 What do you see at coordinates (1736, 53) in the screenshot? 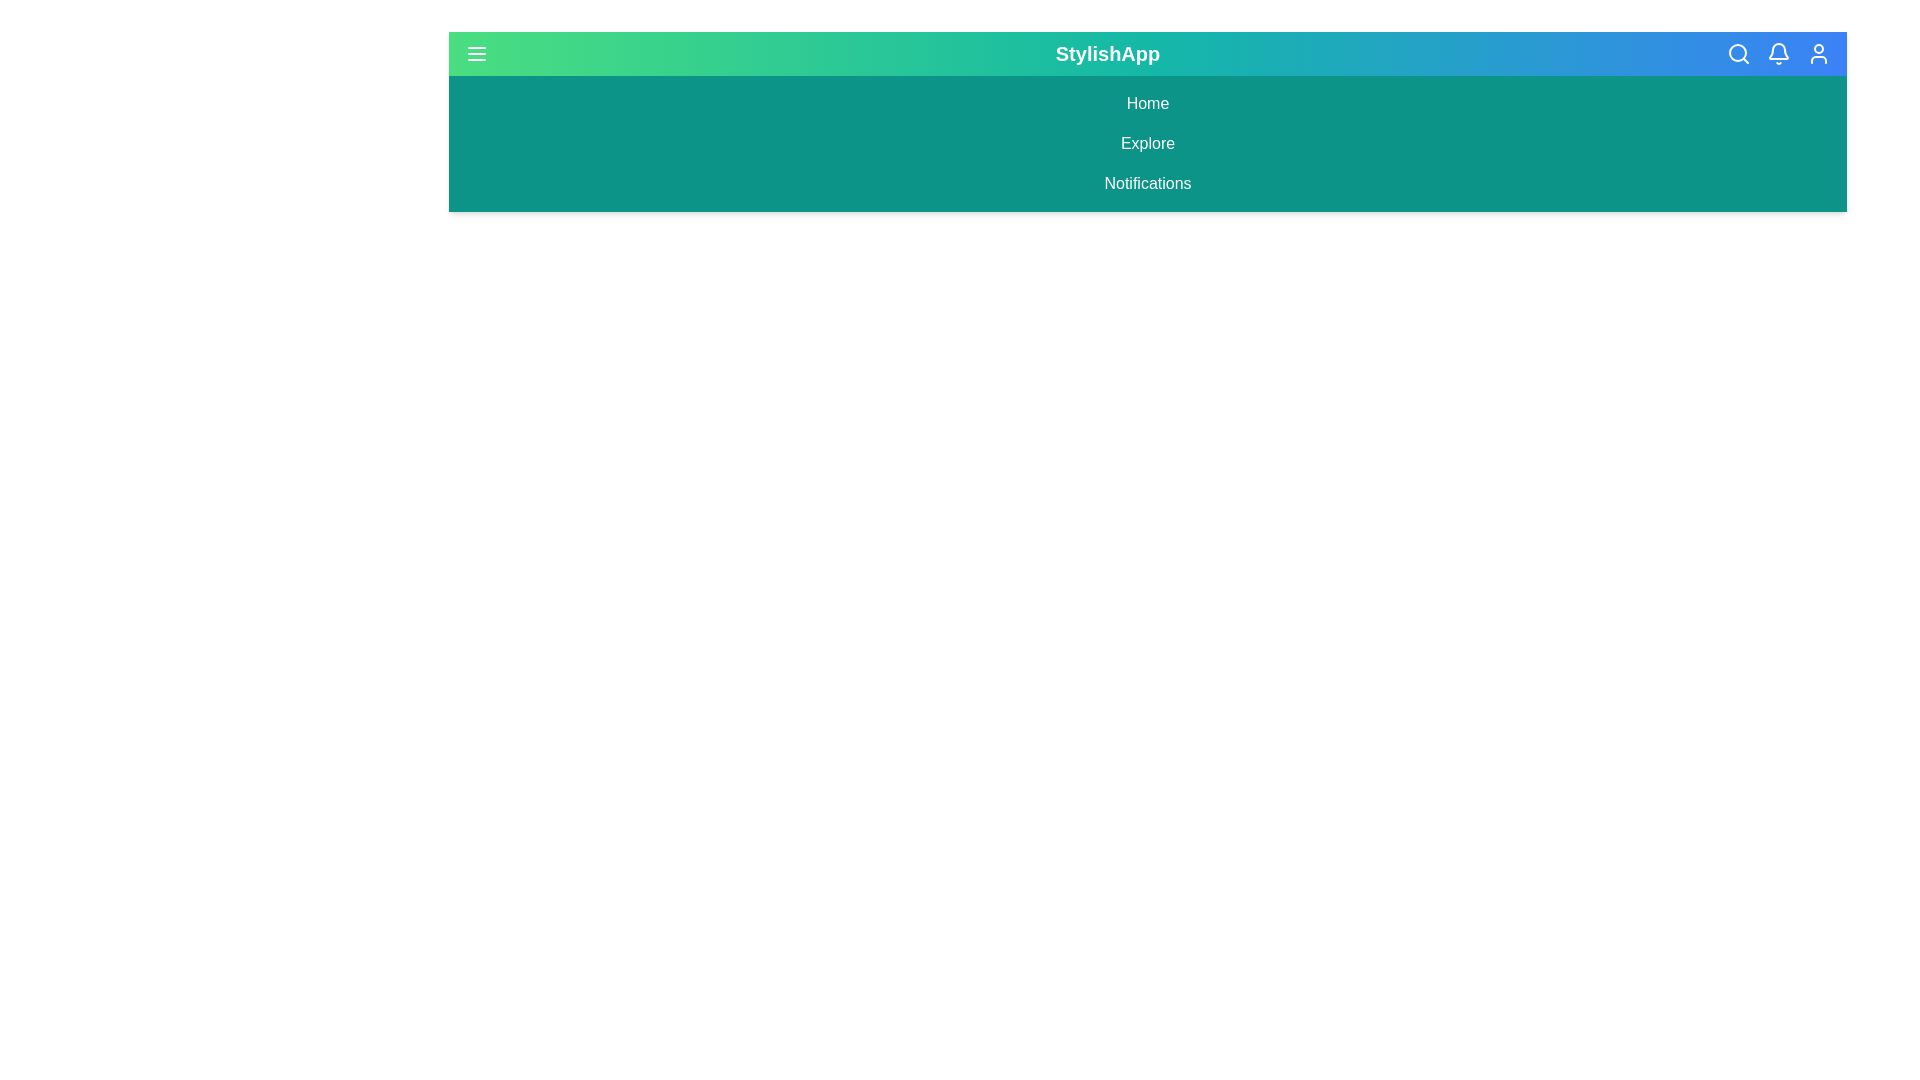
I see `the Search icon in the header` at bounding box center [1736, 53].